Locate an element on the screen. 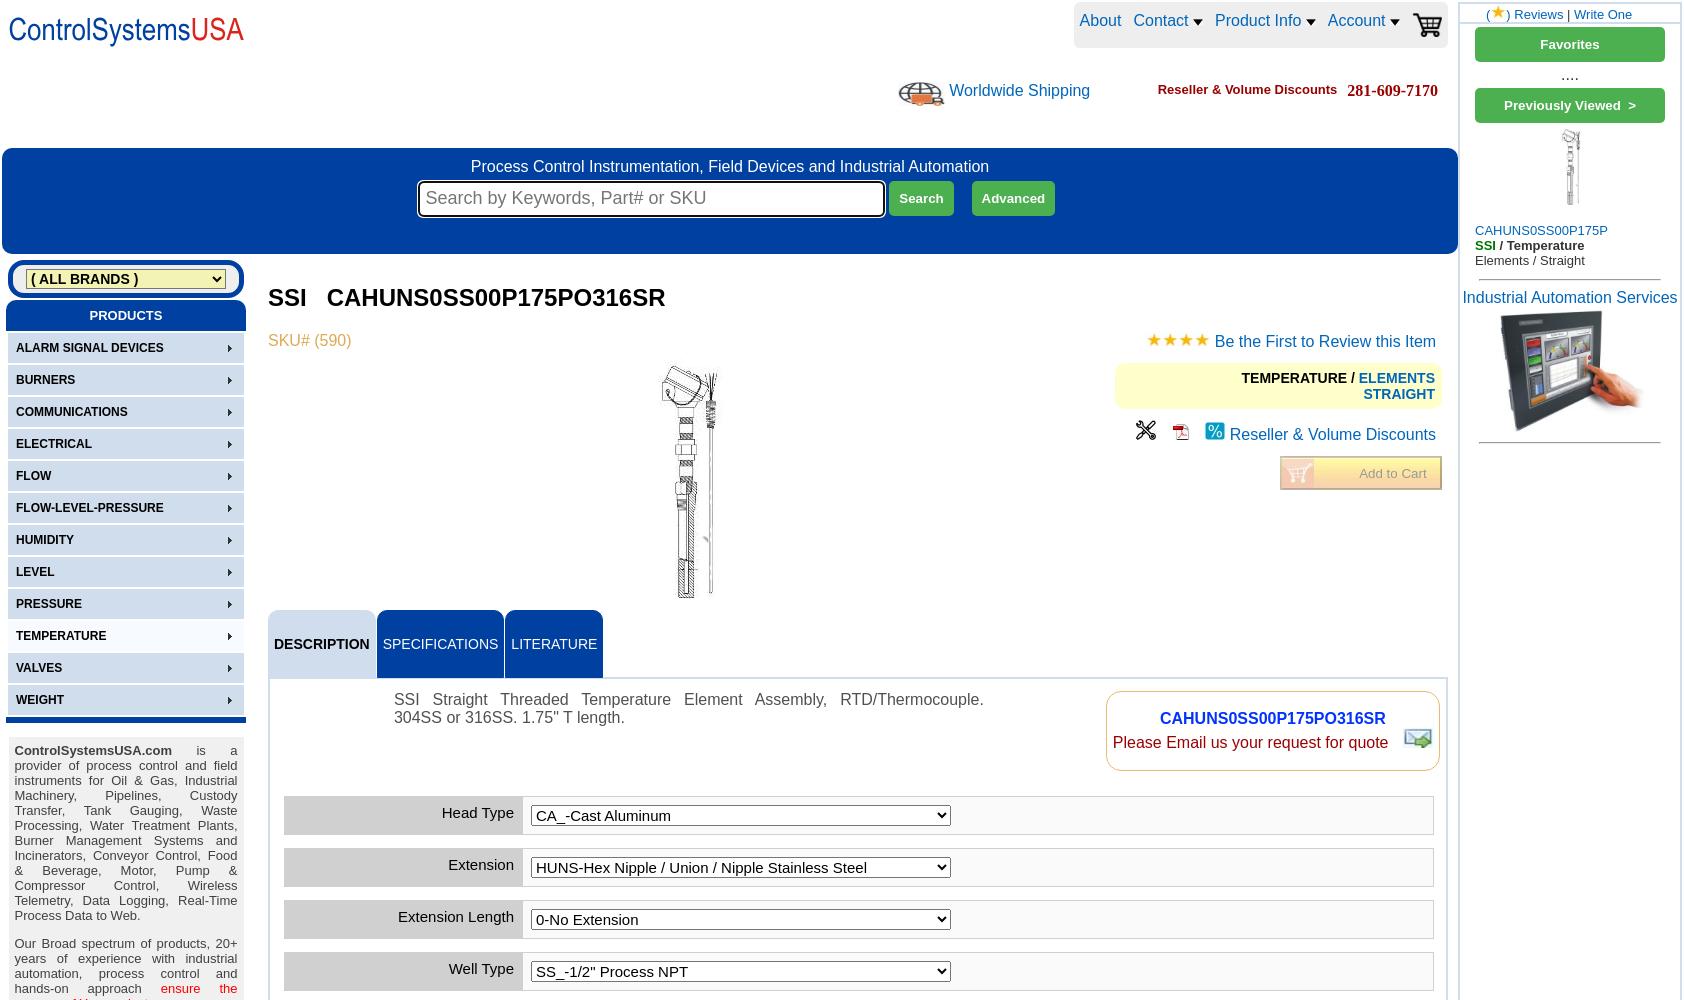 Image resolution: width=1684 pixels, height=1000 pixels. 'Account' is located at coordinates (1357, 20).